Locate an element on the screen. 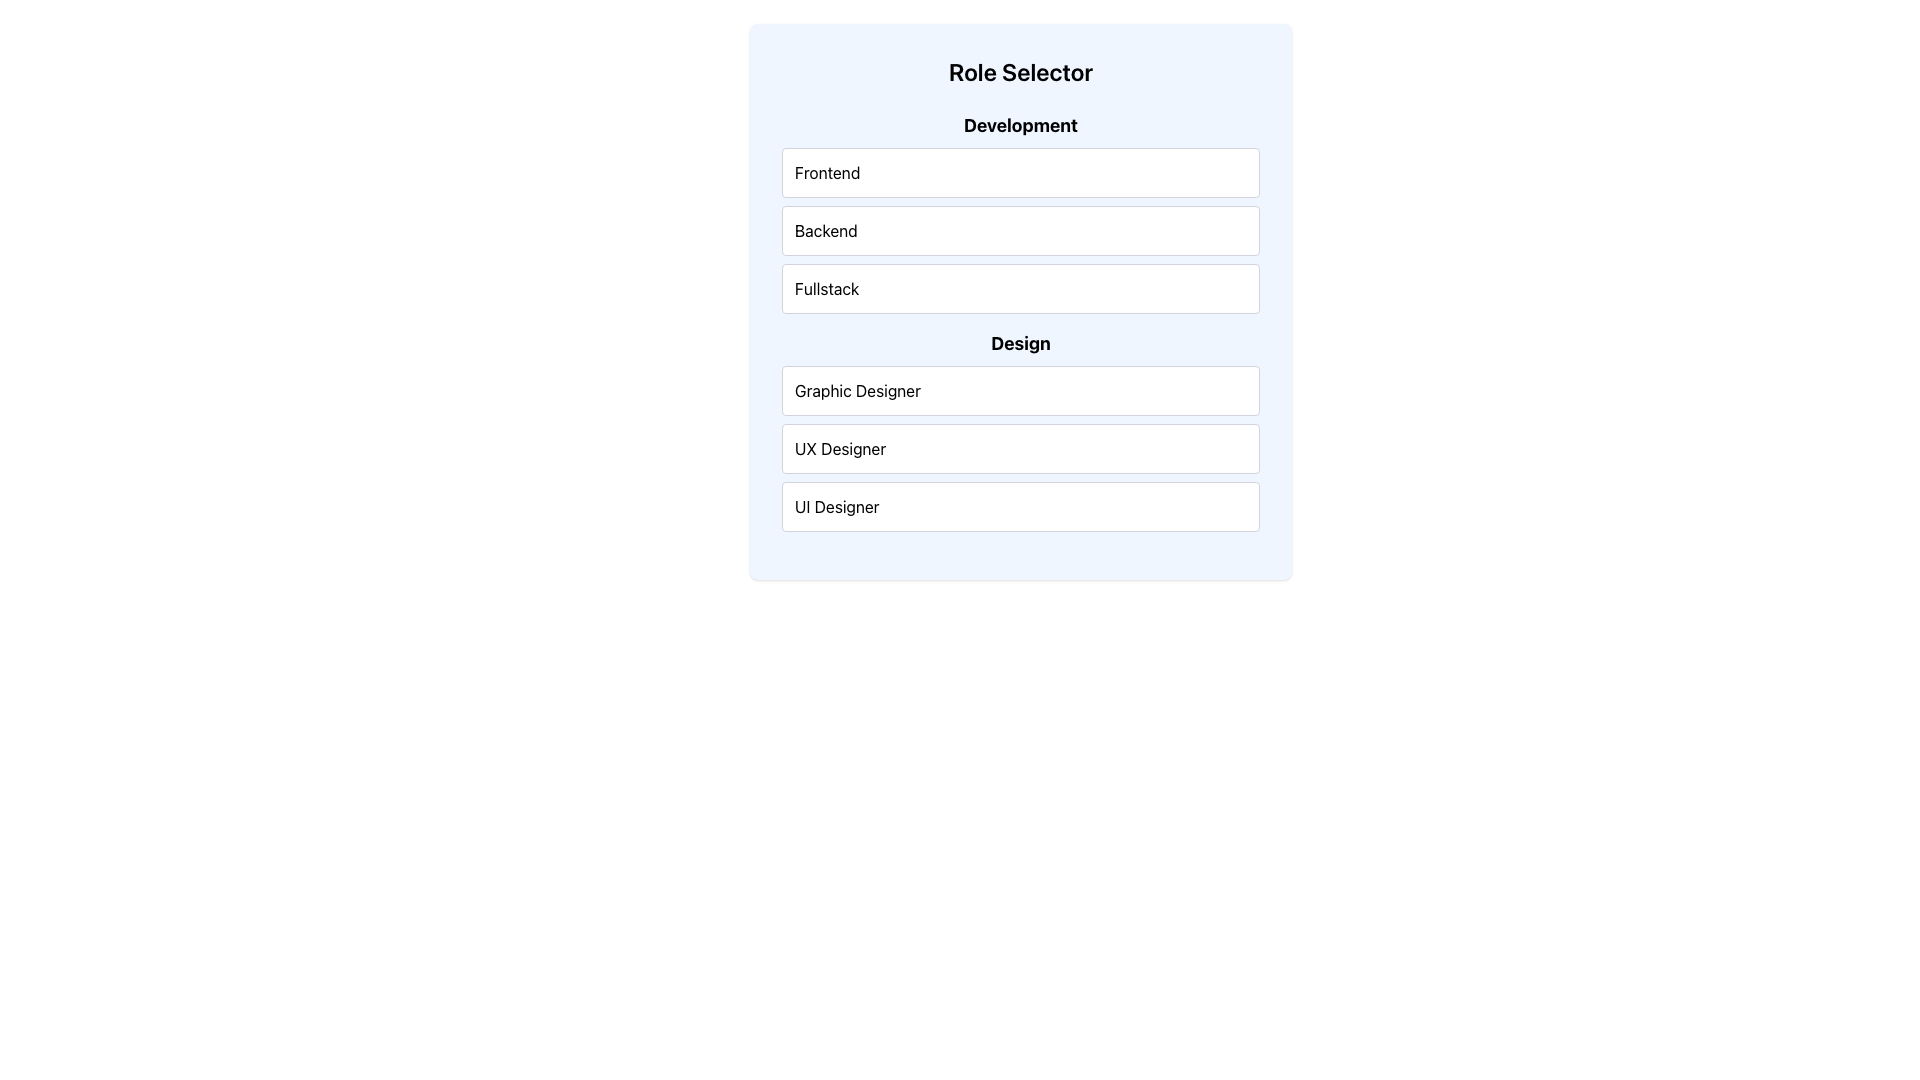  the first selectable option labeled 'Graphic Designer' in the role selection menu is located at coordinates (1021, 390).